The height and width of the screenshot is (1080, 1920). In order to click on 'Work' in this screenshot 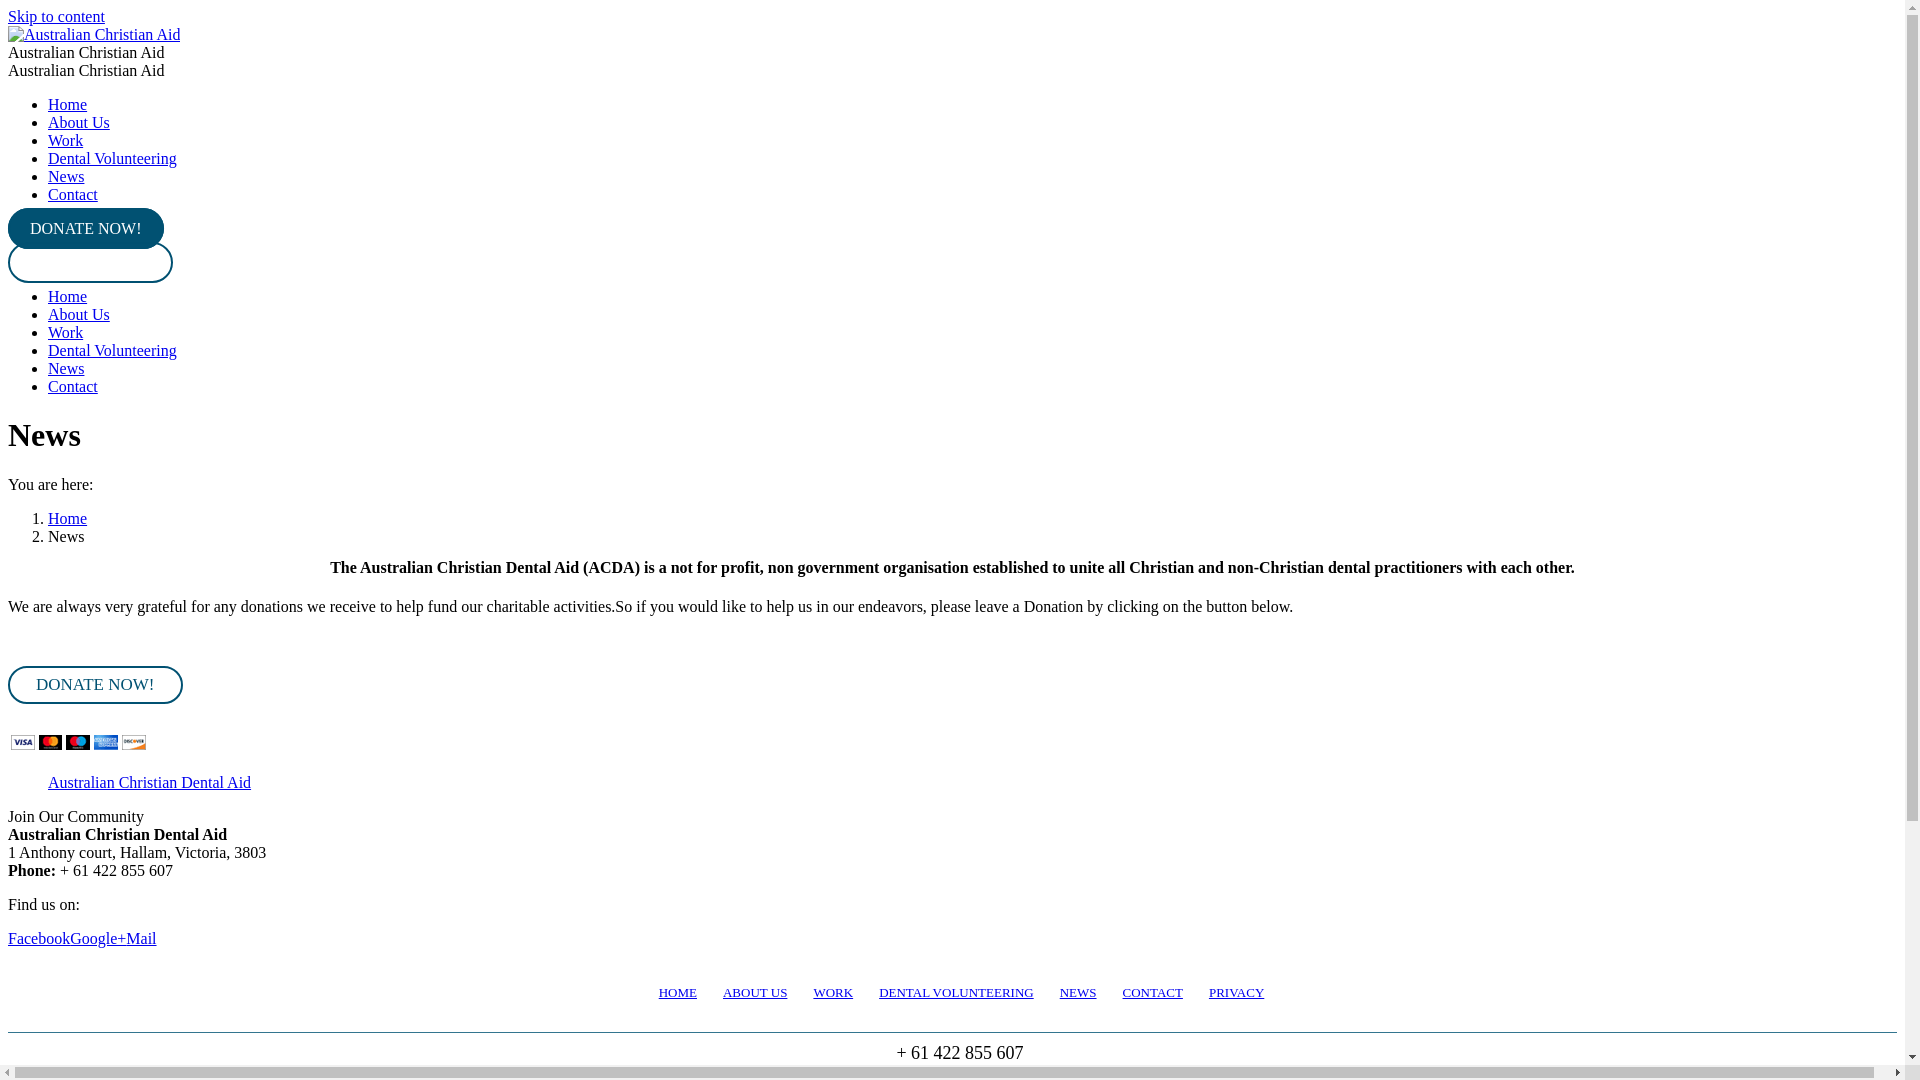, I will do `click(65, 331)`.